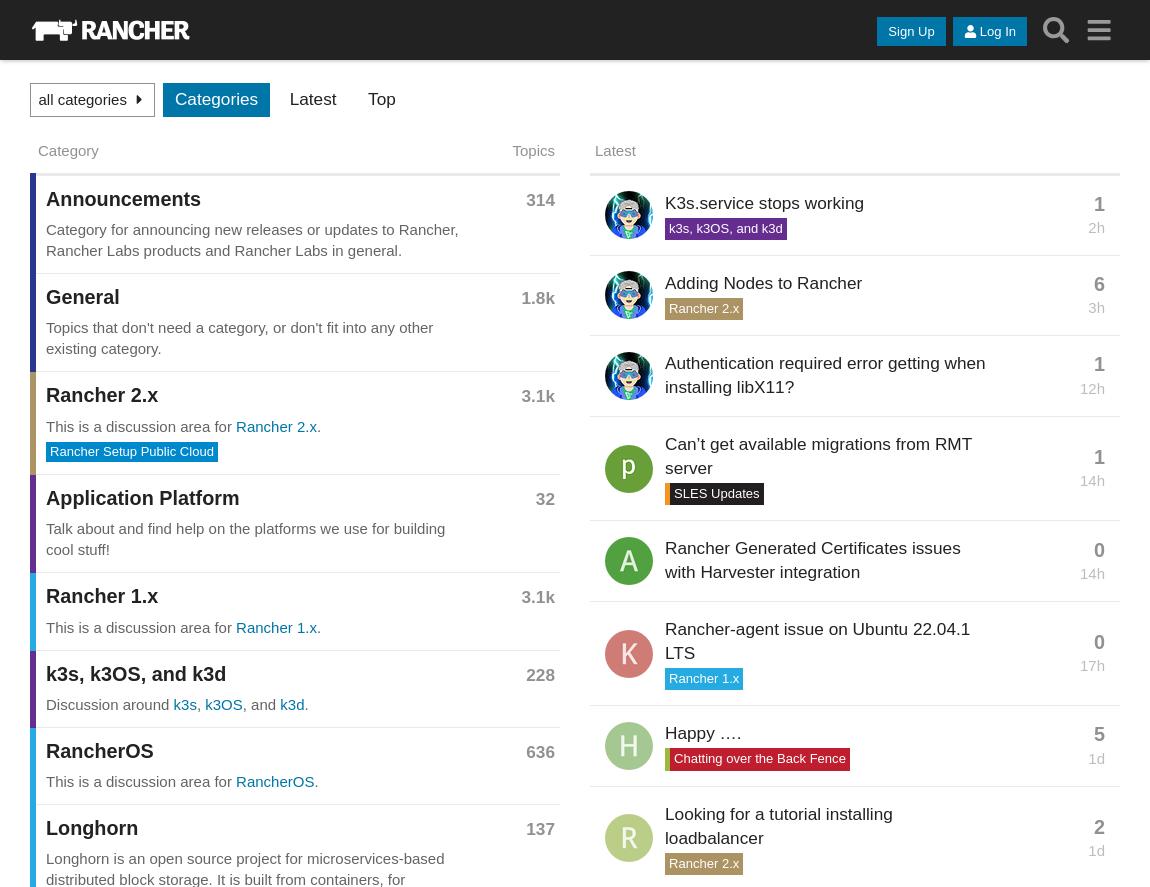  What do you see at coordinates (540, 673) in the screenshot?
I see `'228'` at bounding box center [540, 673].